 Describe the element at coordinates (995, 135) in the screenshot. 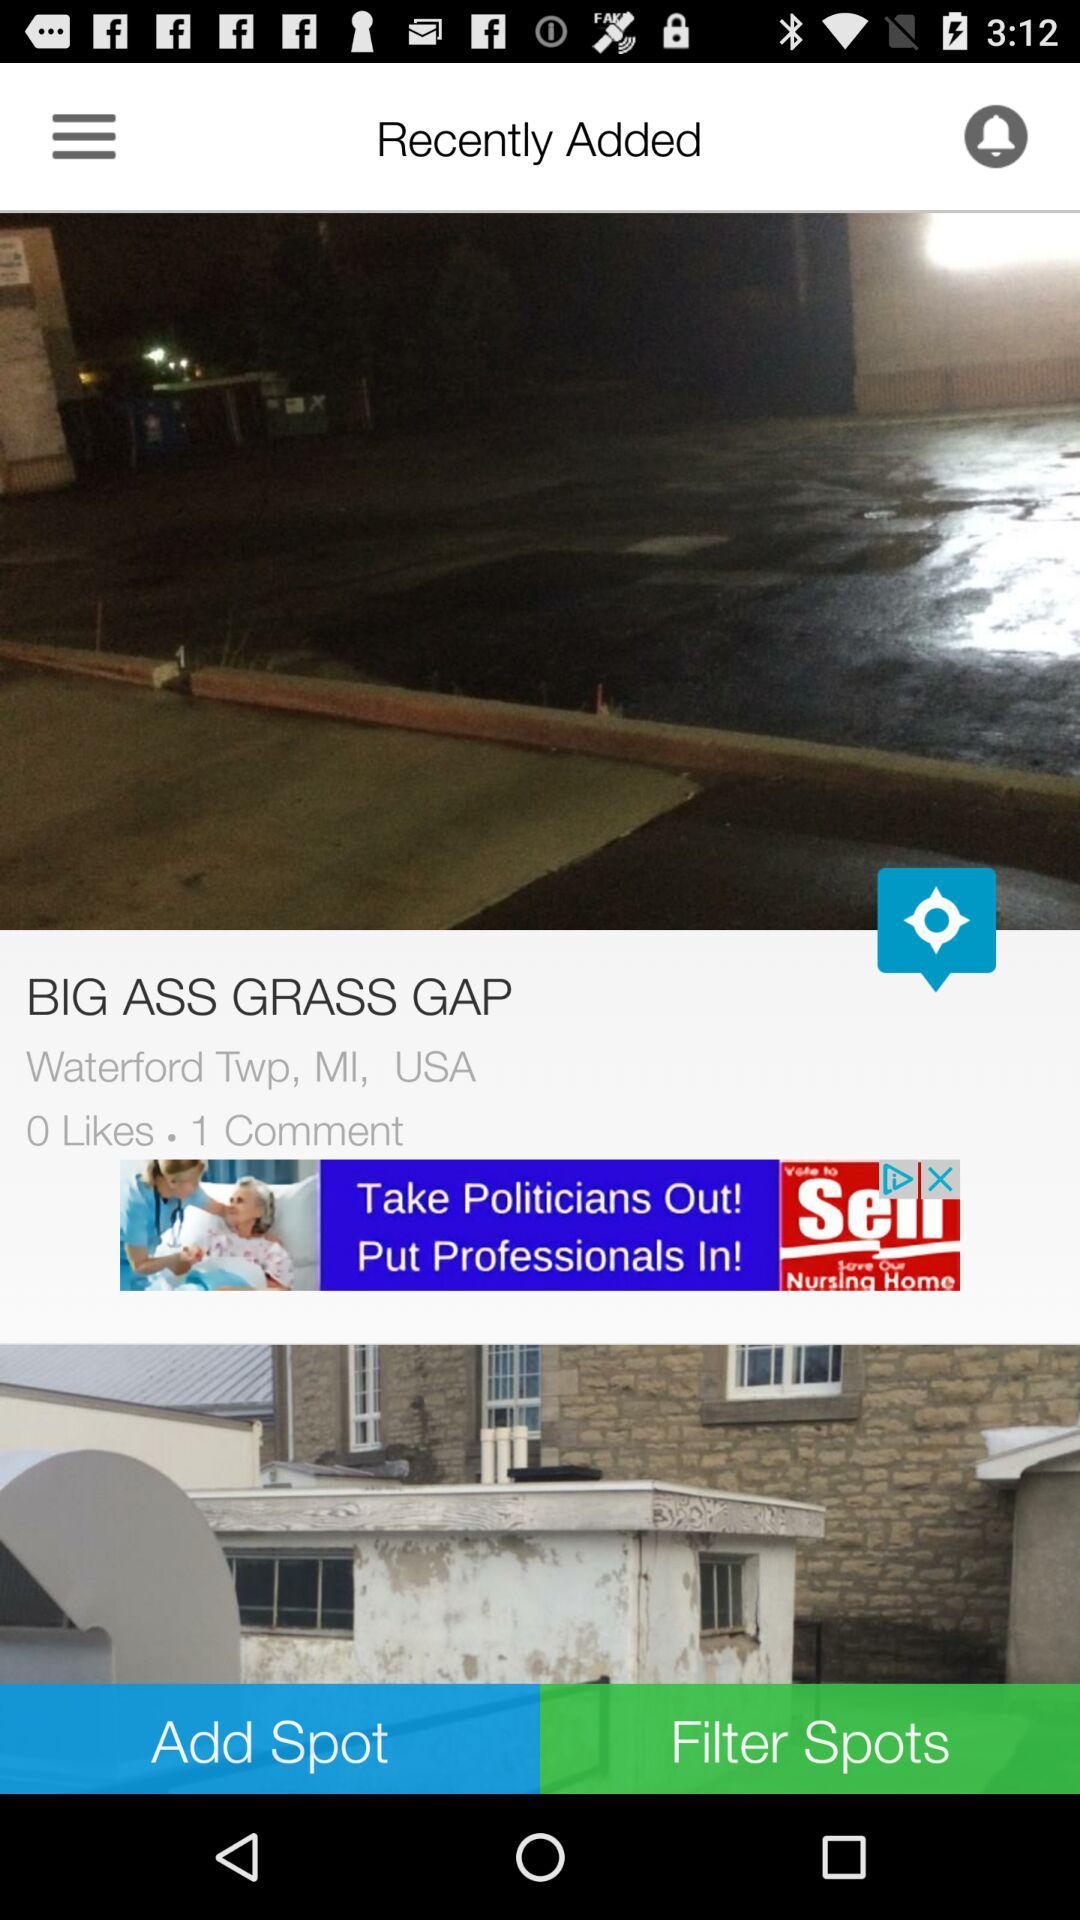

I see `notify` at that location.